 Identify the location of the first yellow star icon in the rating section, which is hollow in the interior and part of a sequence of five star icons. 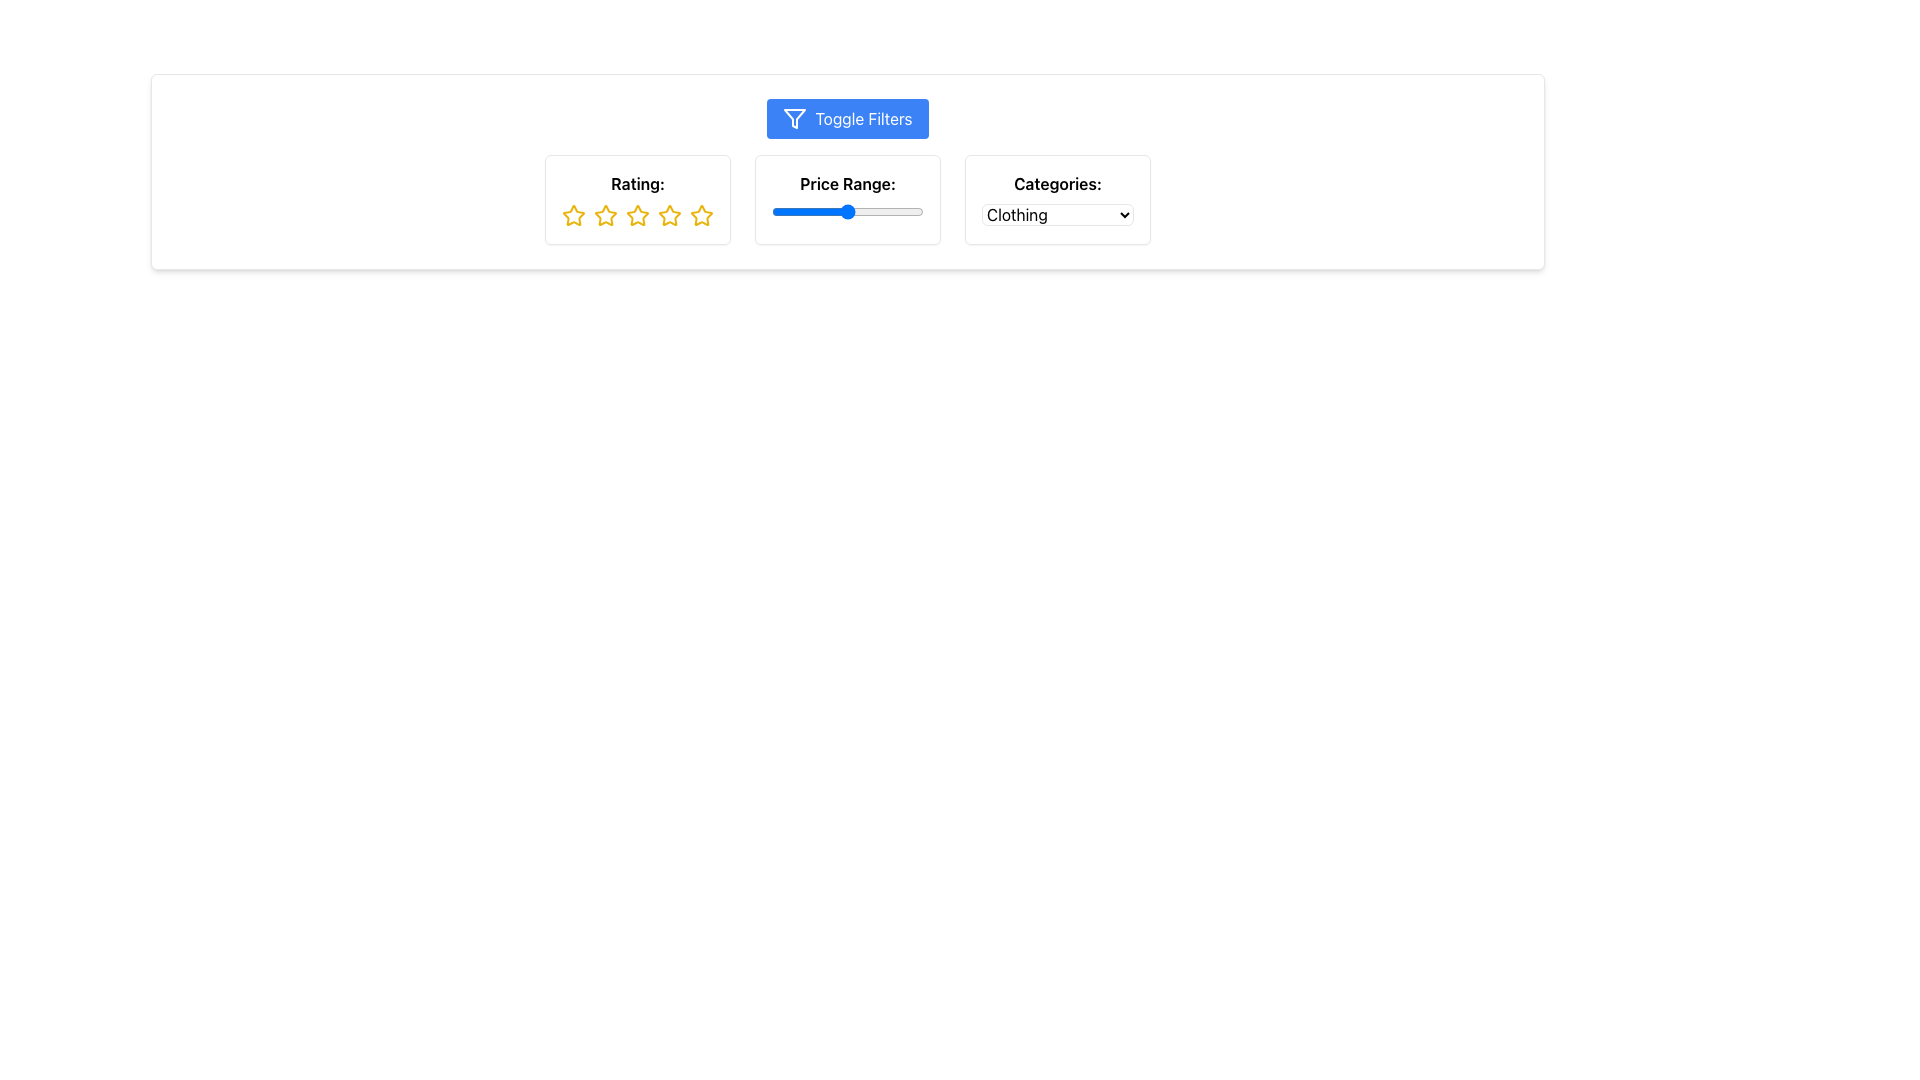
(573, 216).